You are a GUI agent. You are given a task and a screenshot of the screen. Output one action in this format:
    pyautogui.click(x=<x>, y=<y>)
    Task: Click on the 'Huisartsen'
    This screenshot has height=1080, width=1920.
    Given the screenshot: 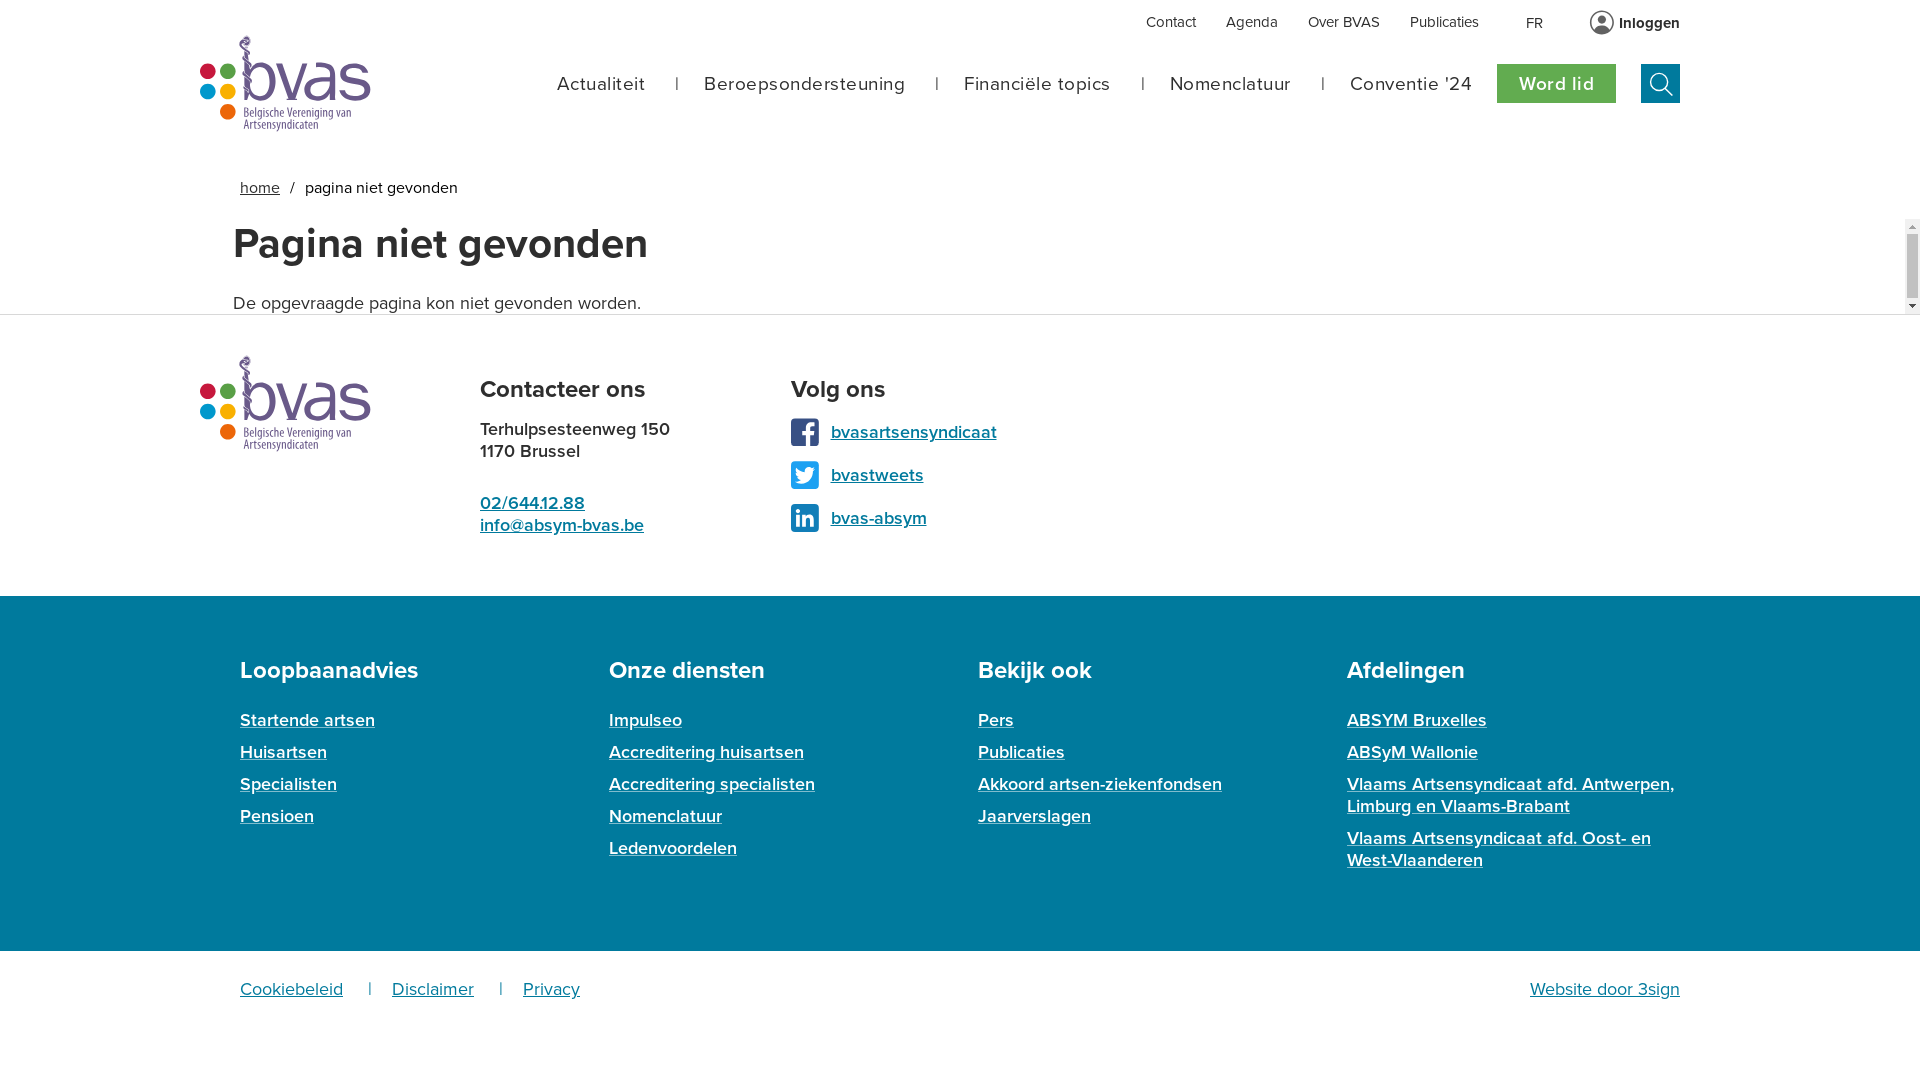 What is the action you would take?
    pyautogui.click(x=282, y=752)
    